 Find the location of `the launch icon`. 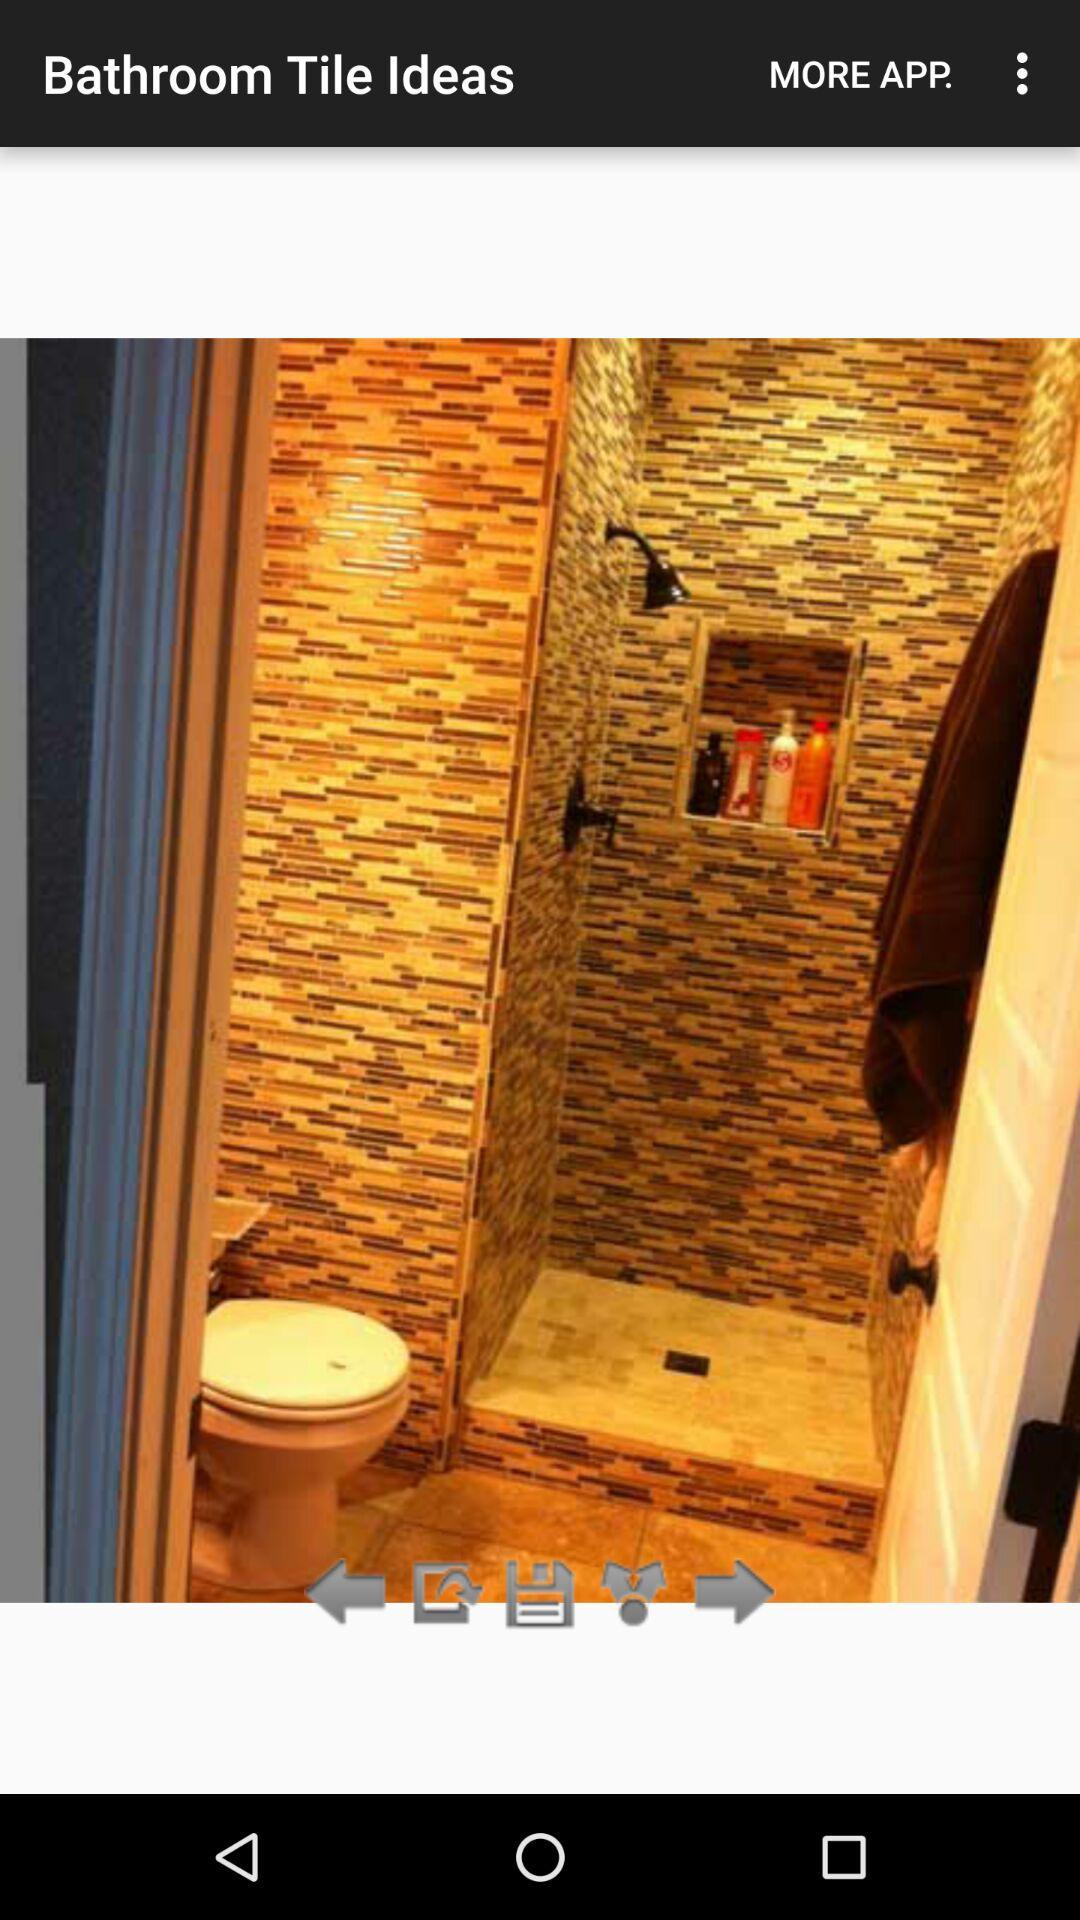

the launch icon is located at coordinates (444, 1593).